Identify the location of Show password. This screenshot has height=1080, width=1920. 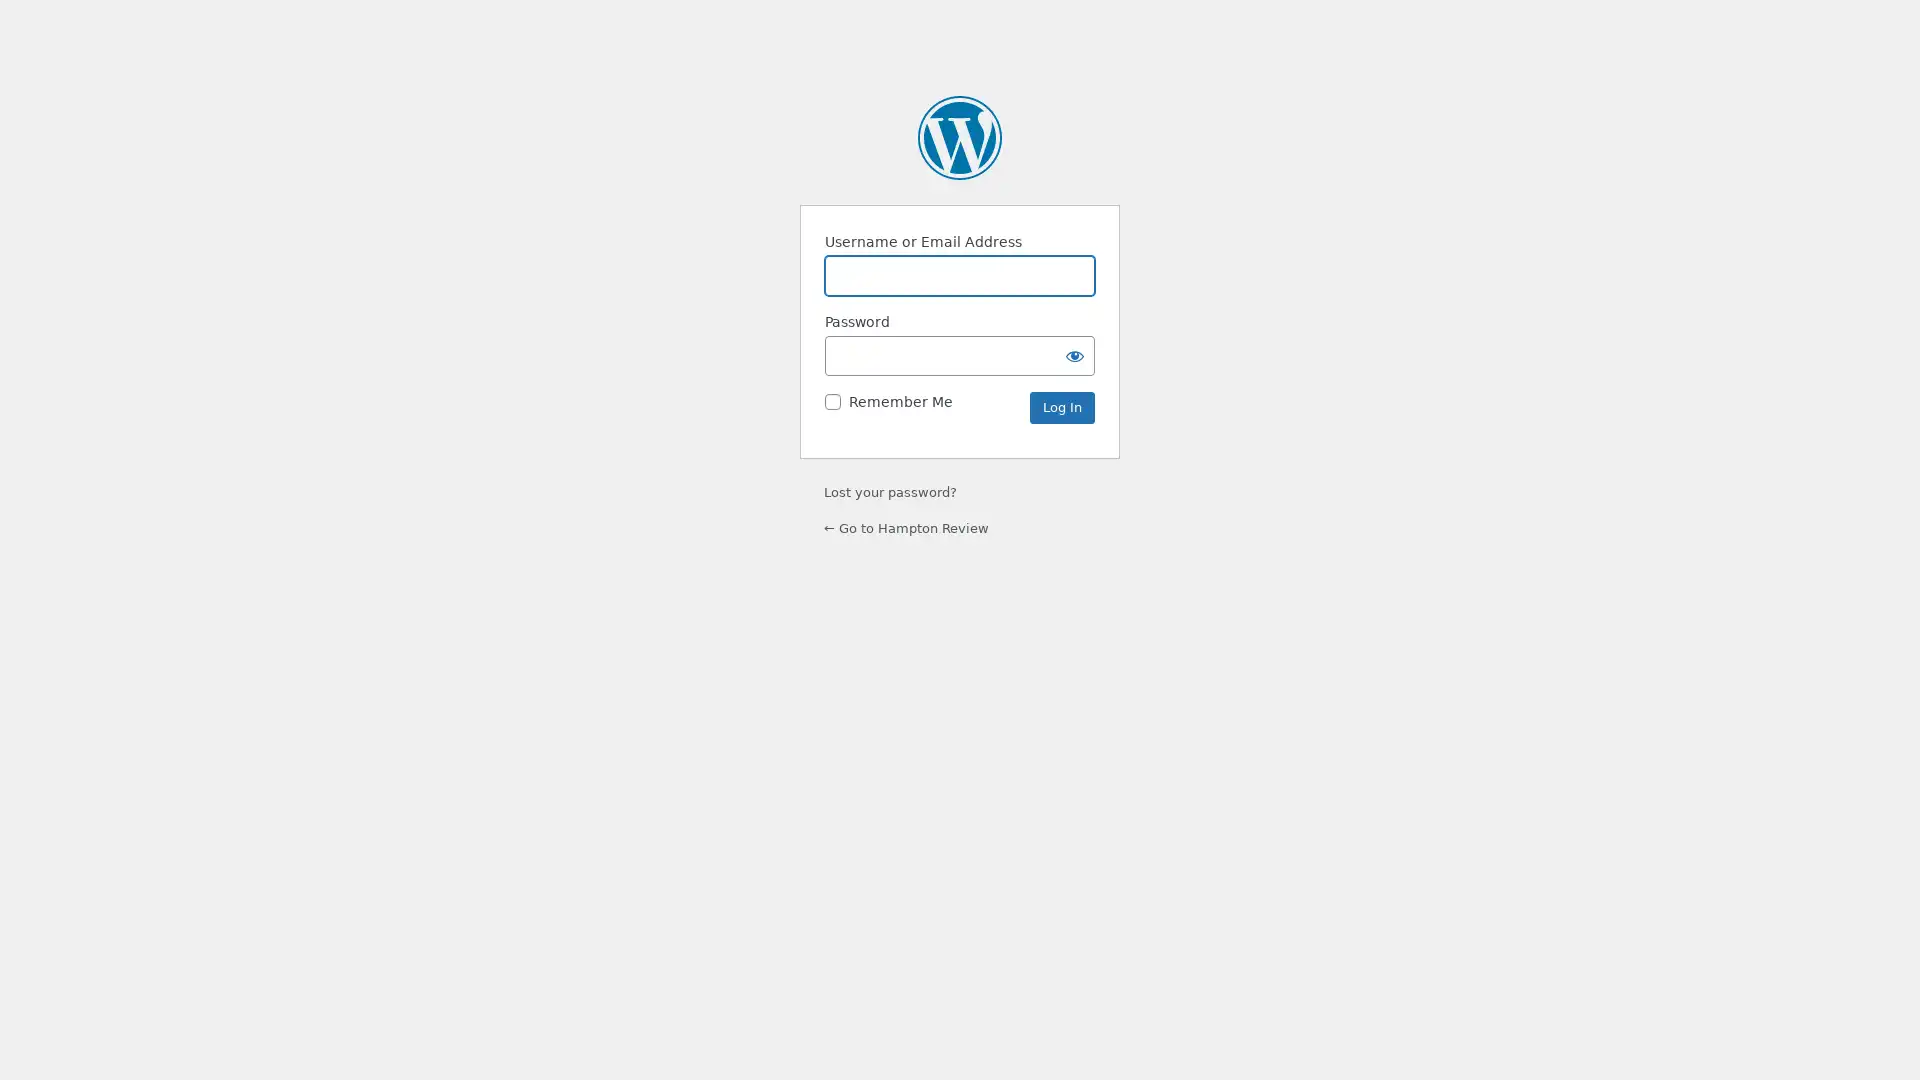
(1074, 354).